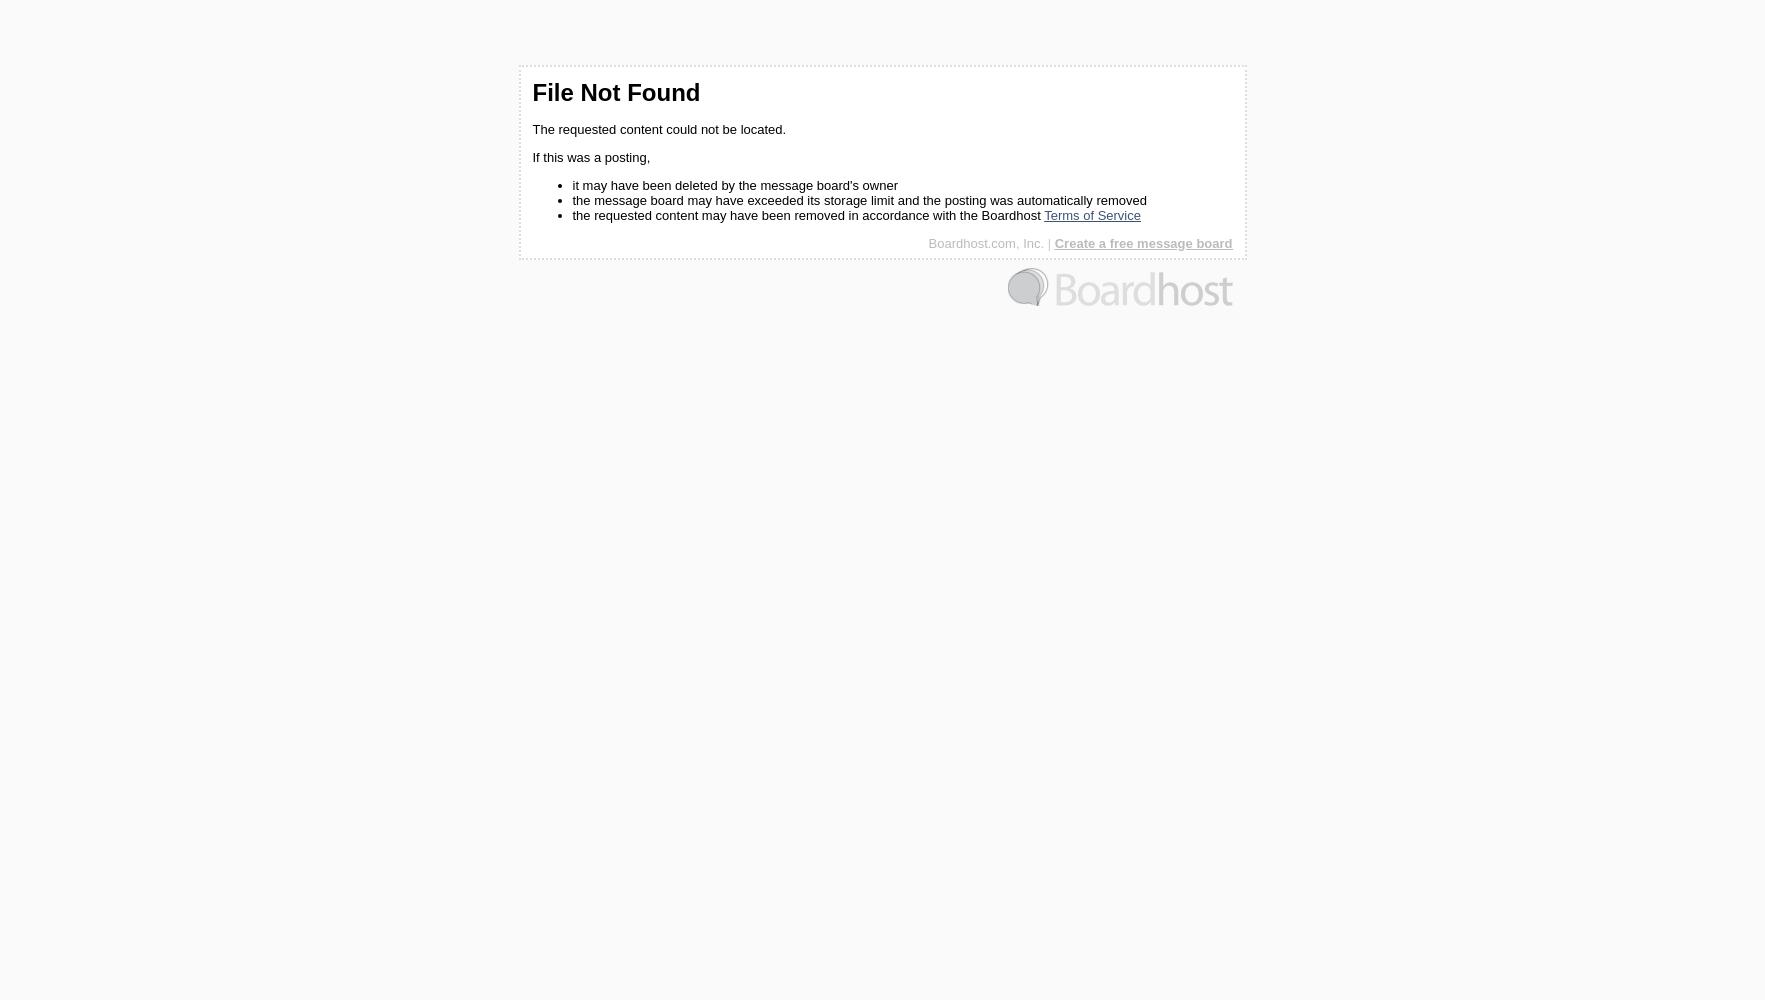 This screenshot has height=1000, width=1765. I want to click on 'The requested content could not be located.', so click(658, 129).